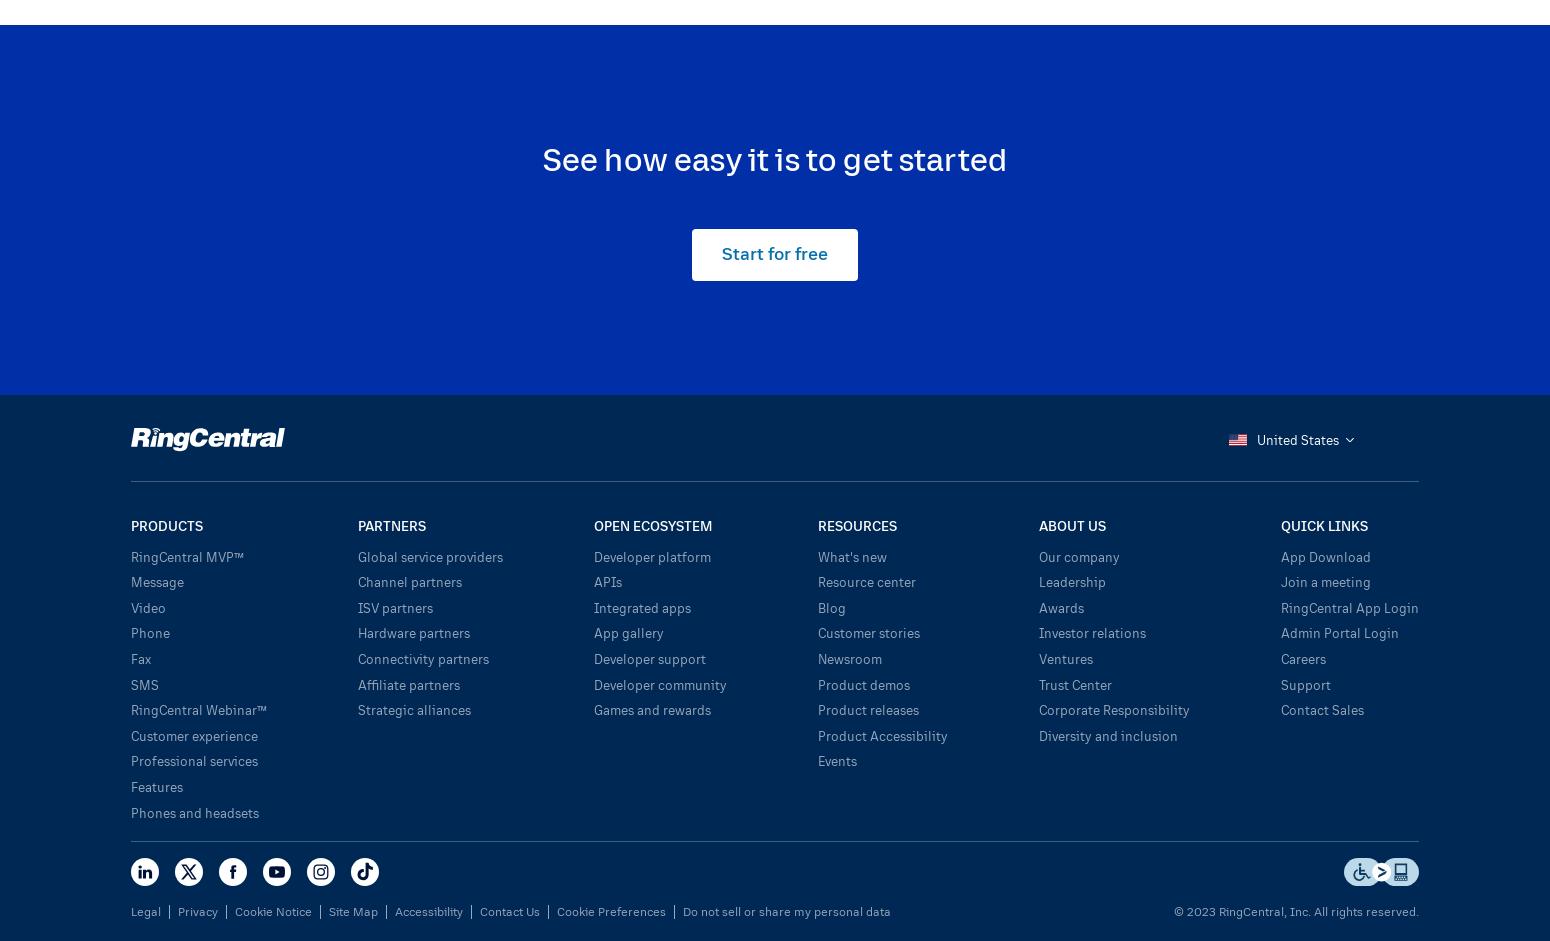 The width and height of the screenshot is (1550, 941). What do you see at coordinates (836, 759) in the screenshot?
I see `'Events'` at bounding box center [836, 759].